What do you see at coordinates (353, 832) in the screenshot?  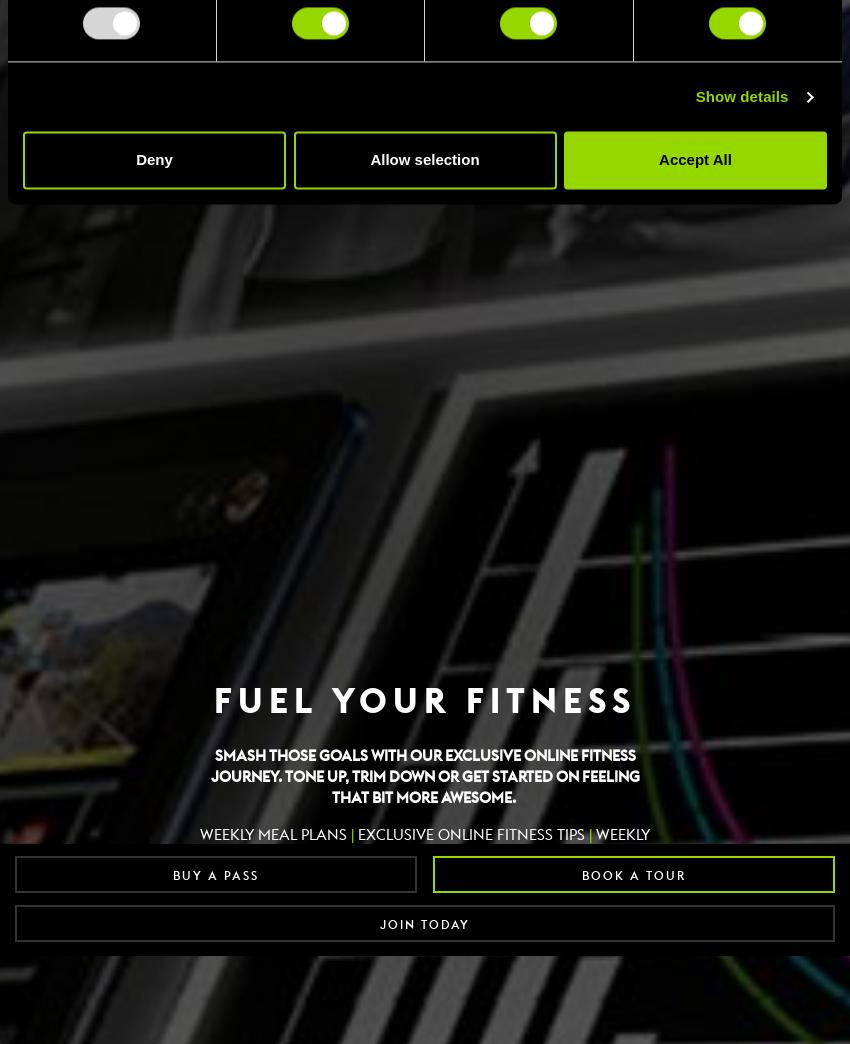 I see `'EXCLUSIVE ONLINE FITNESS TIPS'` at bounding box center [353, 832].